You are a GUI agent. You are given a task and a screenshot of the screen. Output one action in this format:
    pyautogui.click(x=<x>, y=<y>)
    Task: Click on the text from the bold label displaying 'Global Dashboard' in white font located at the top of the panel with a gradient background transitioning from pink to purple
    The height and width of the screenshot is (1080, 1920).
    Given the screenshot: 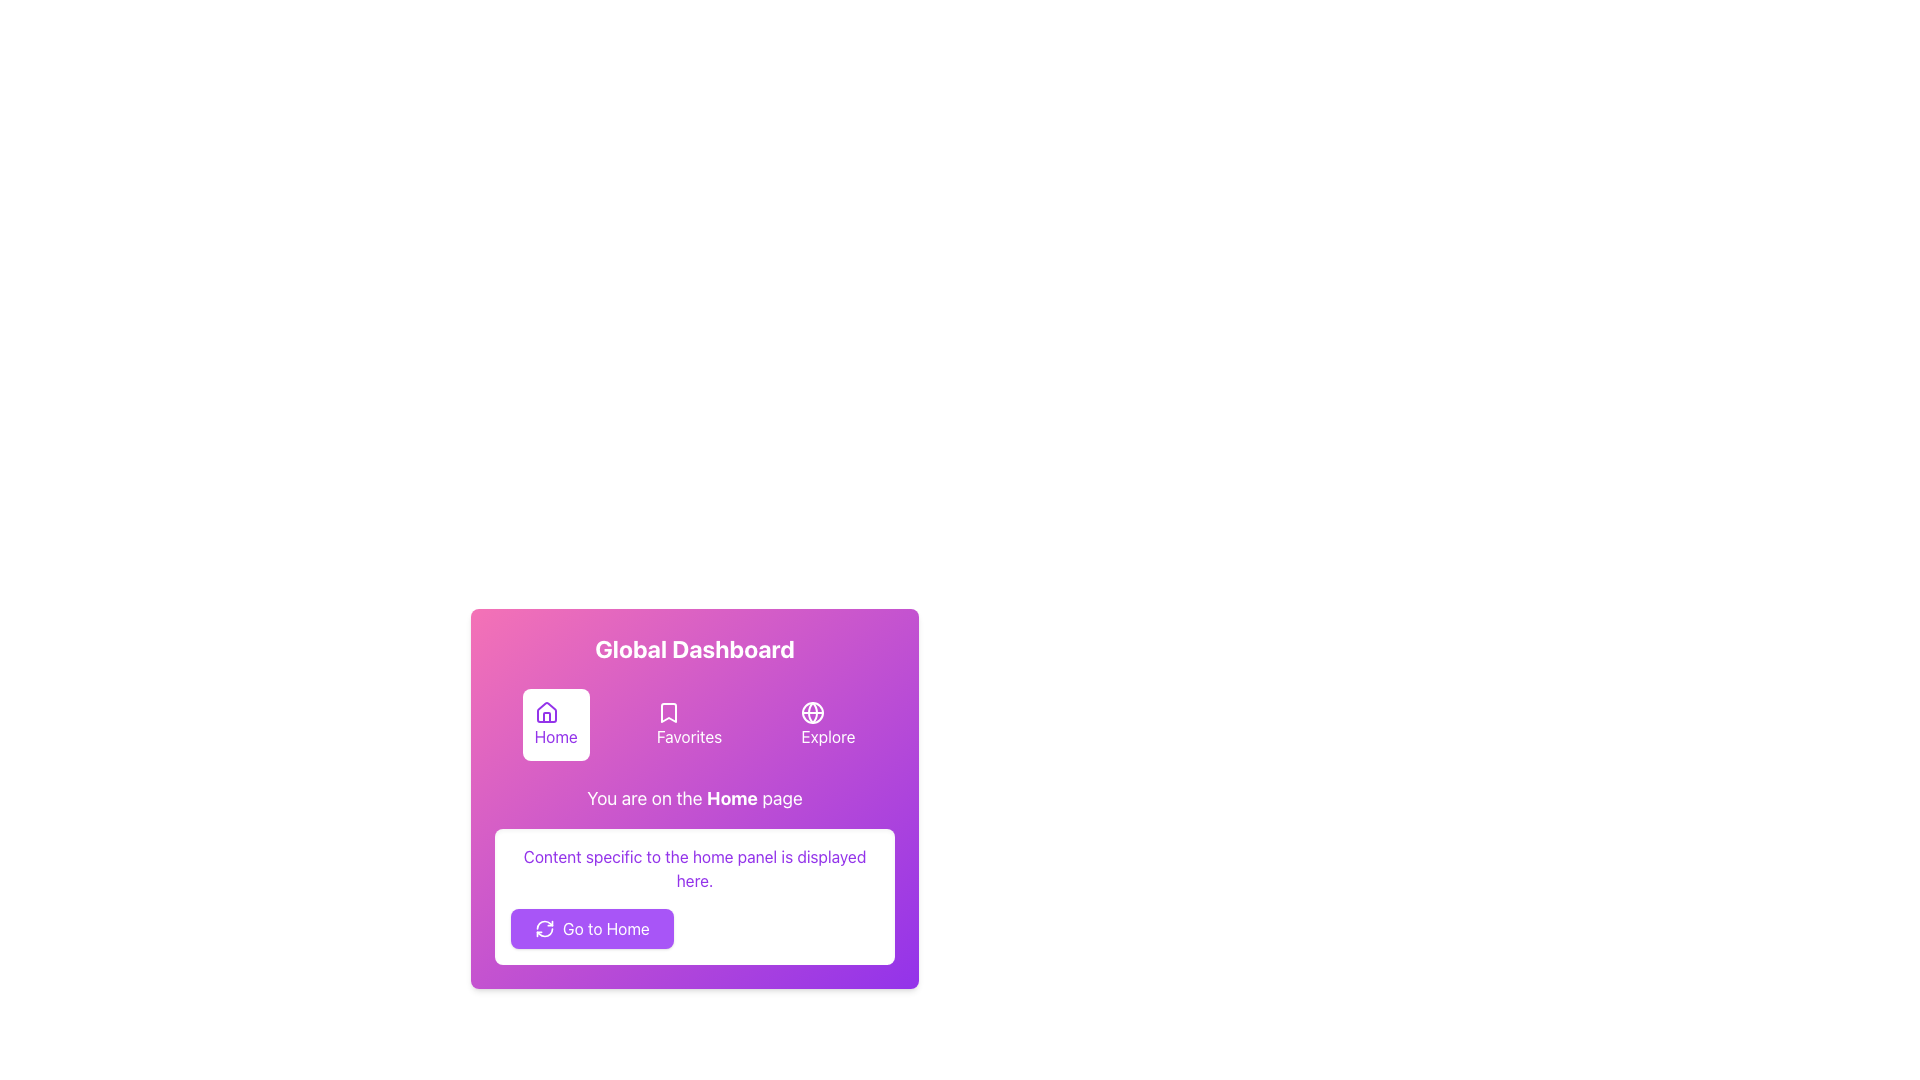 What is the action you would take?
    pyautogui.click(x=695, y=648)
    